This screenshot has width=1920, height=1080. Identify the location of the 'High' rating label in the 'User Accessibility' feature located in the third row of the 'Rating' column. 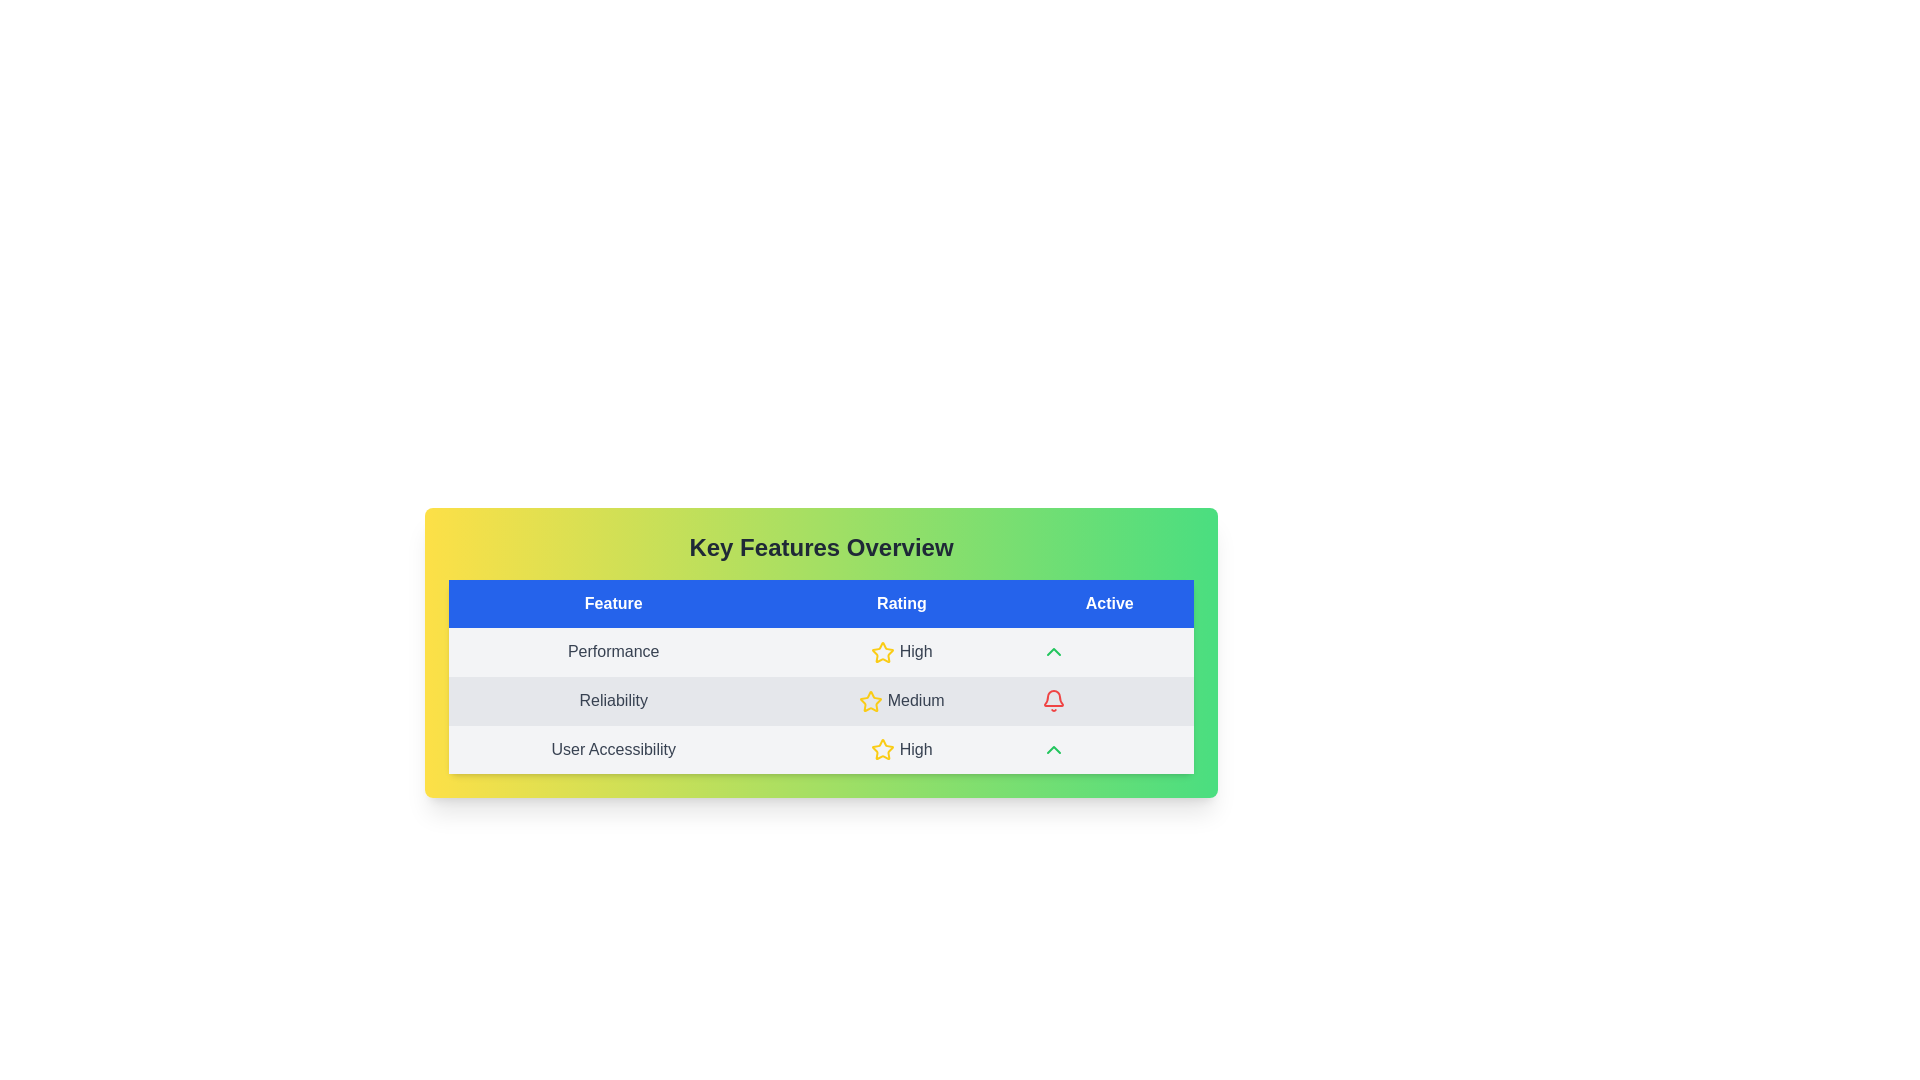
(901, 749).